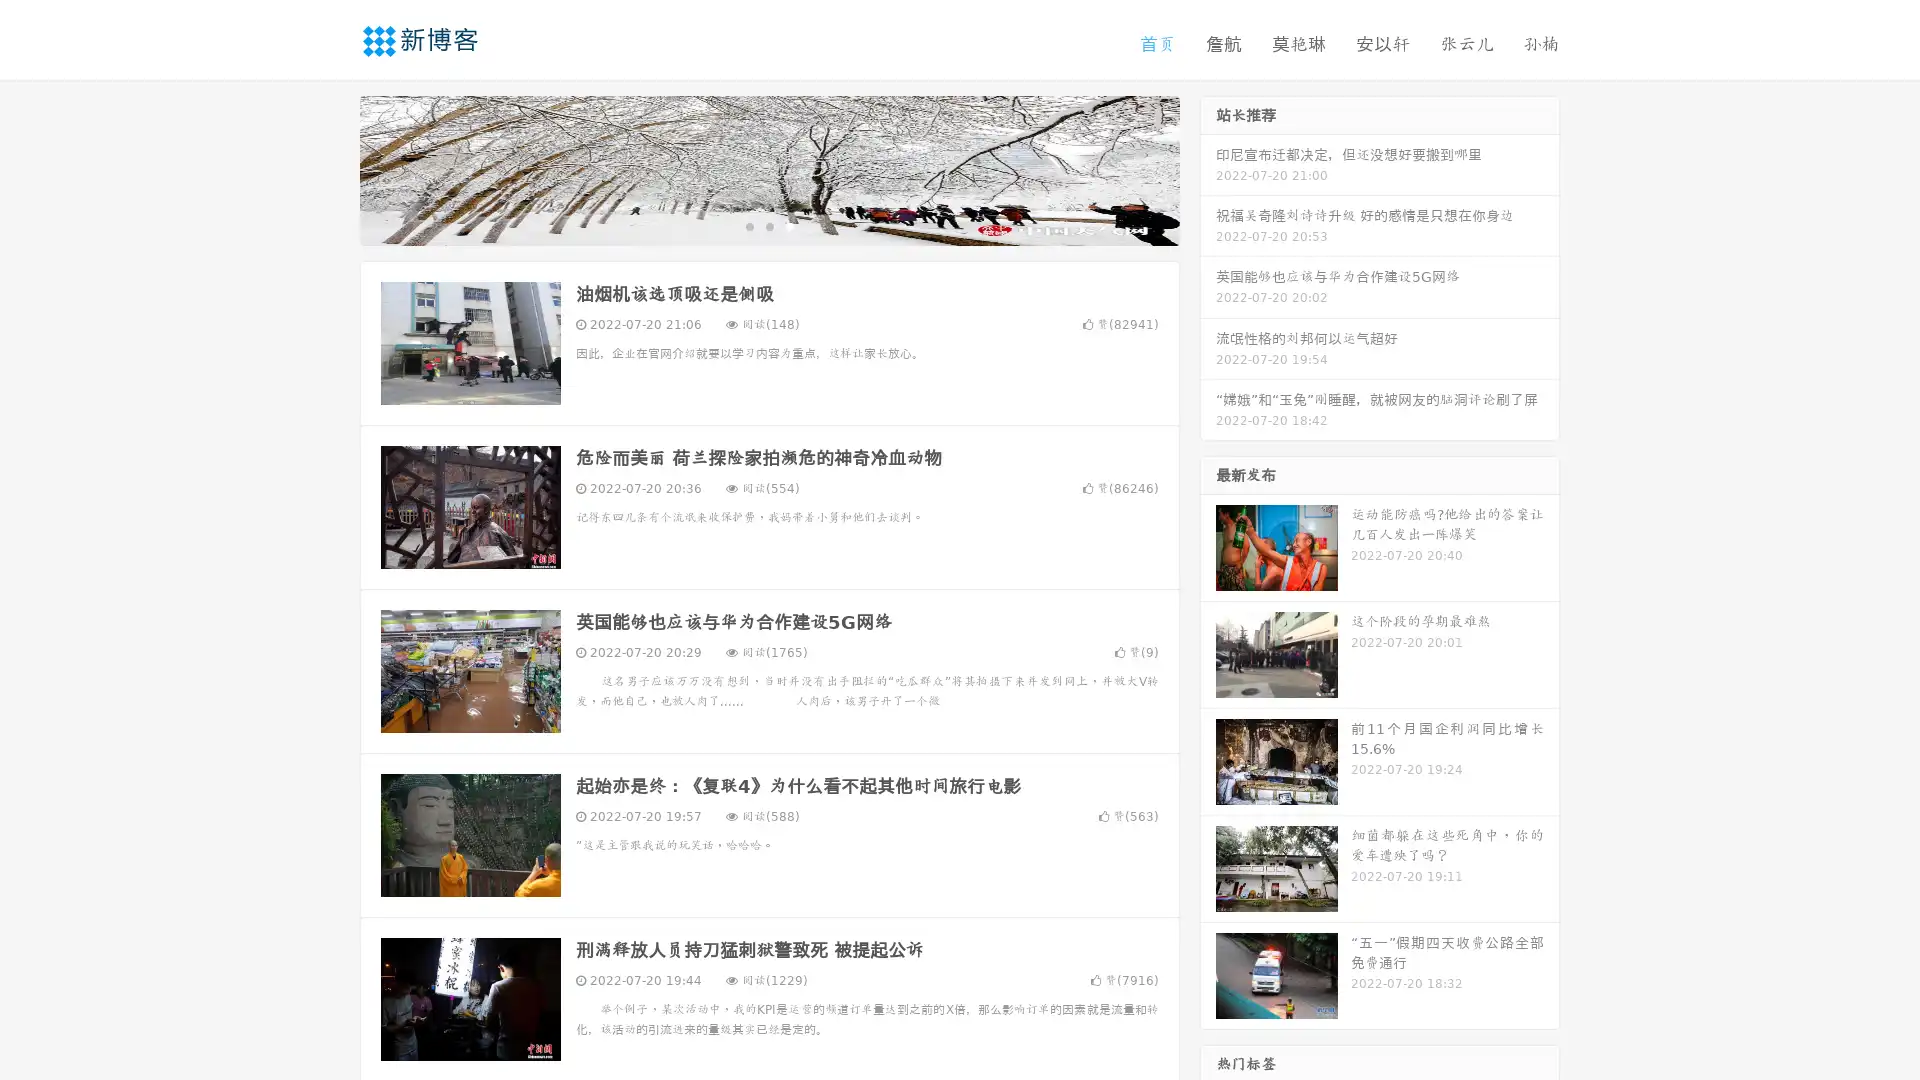 The image size is (1920, 1080). I want to click on Go to slide 2, so click(768, 225).